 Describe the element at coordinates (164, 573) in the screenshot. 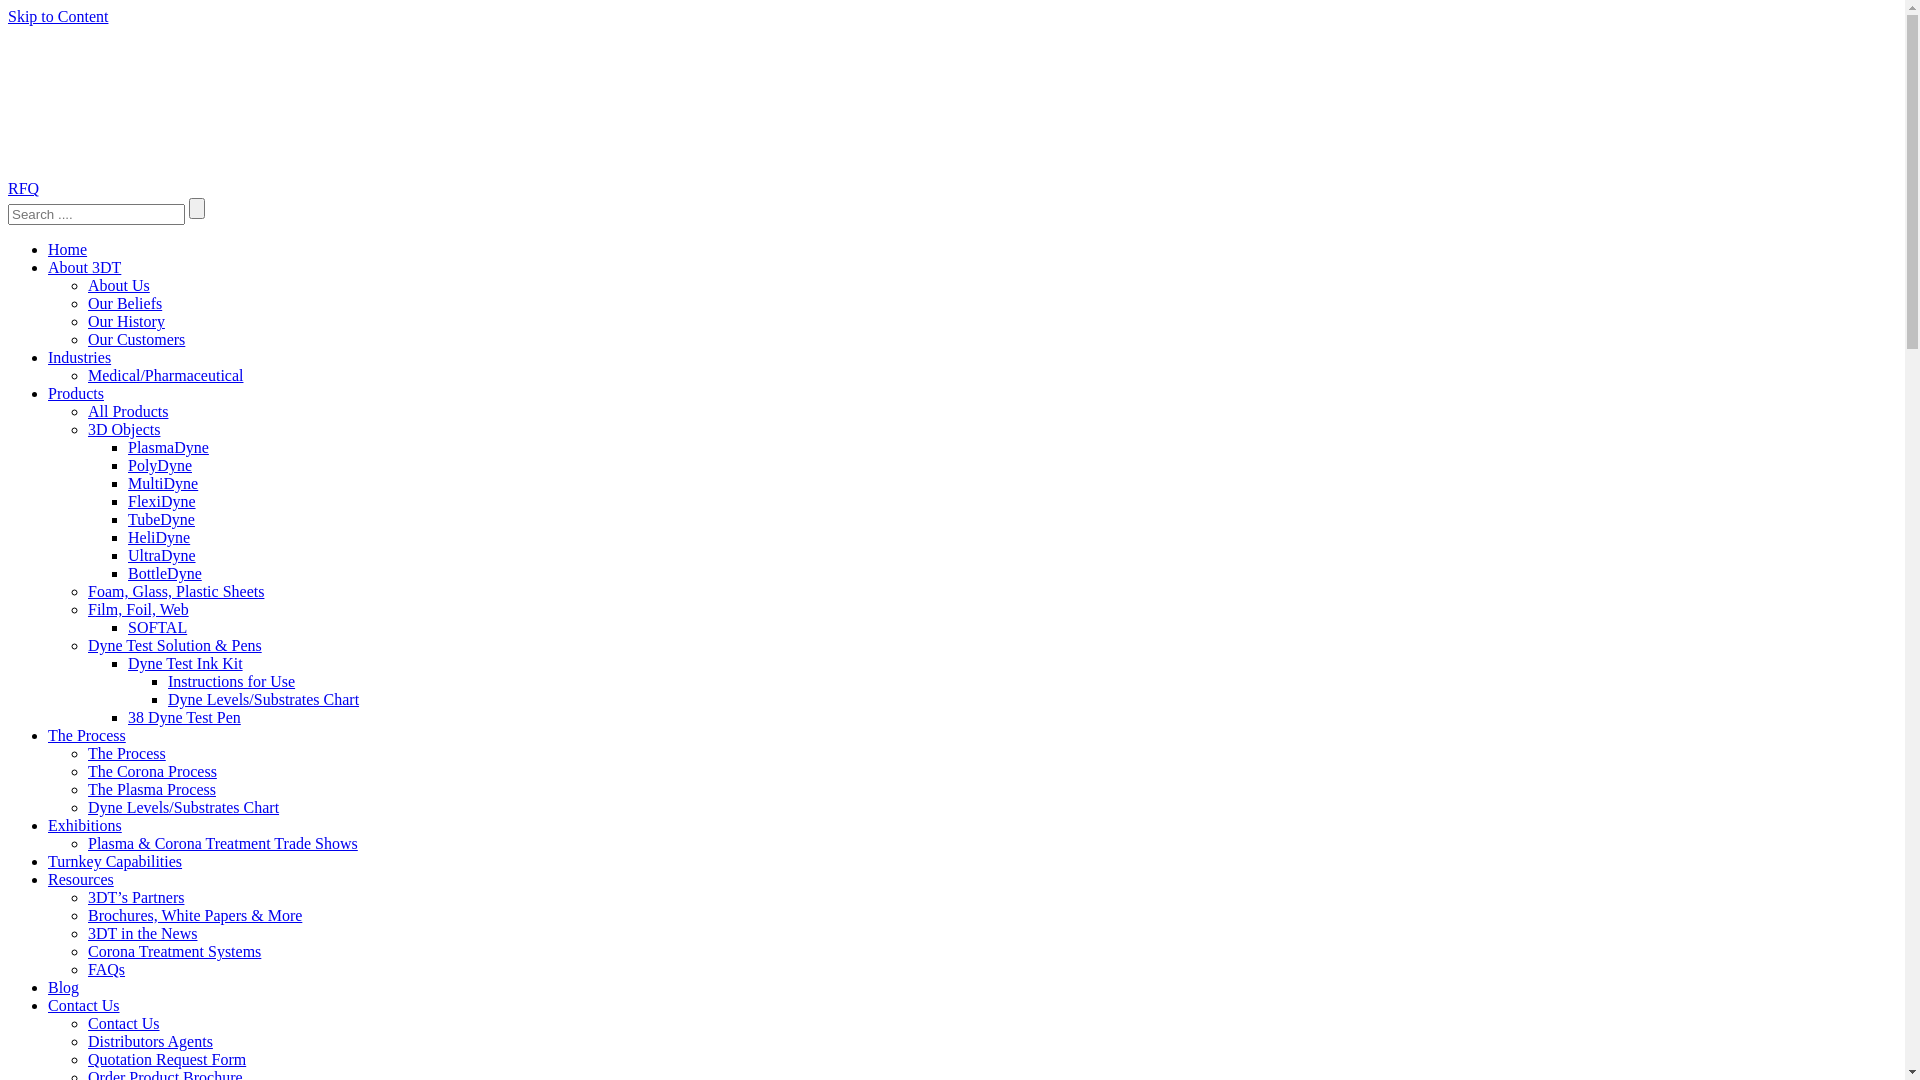

I see `'BottleDyne'` at that location.